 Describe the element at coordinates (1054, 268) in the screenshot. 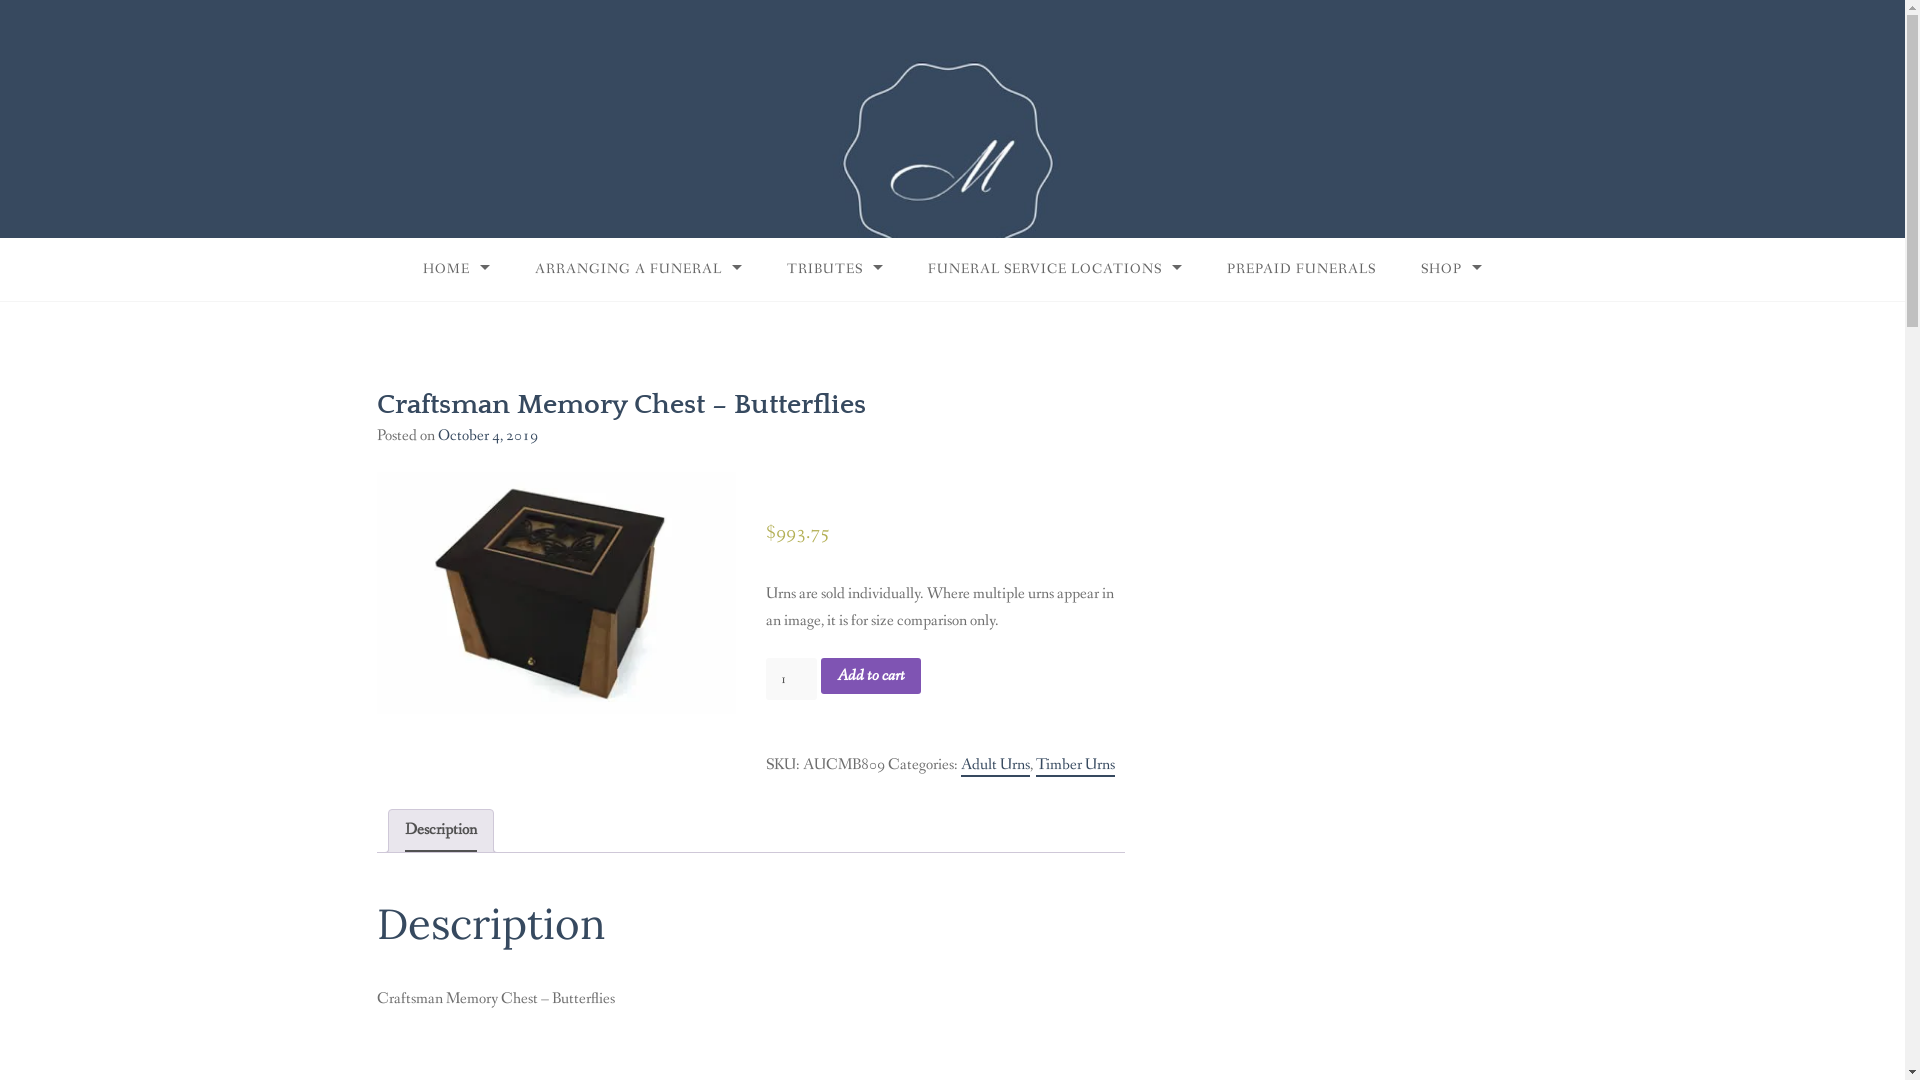

I see `'FUNERAL SERVICE LOCATIONS'` at that location.